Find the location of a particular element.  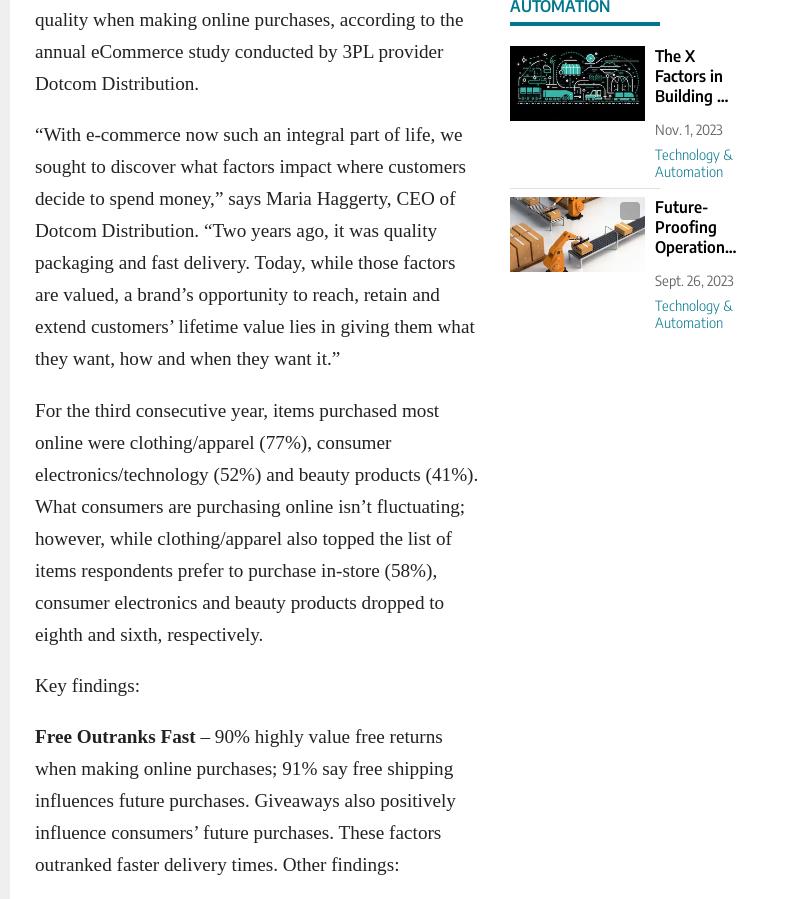

'Free Outranks Fast' is located at coordinates (115, 735).